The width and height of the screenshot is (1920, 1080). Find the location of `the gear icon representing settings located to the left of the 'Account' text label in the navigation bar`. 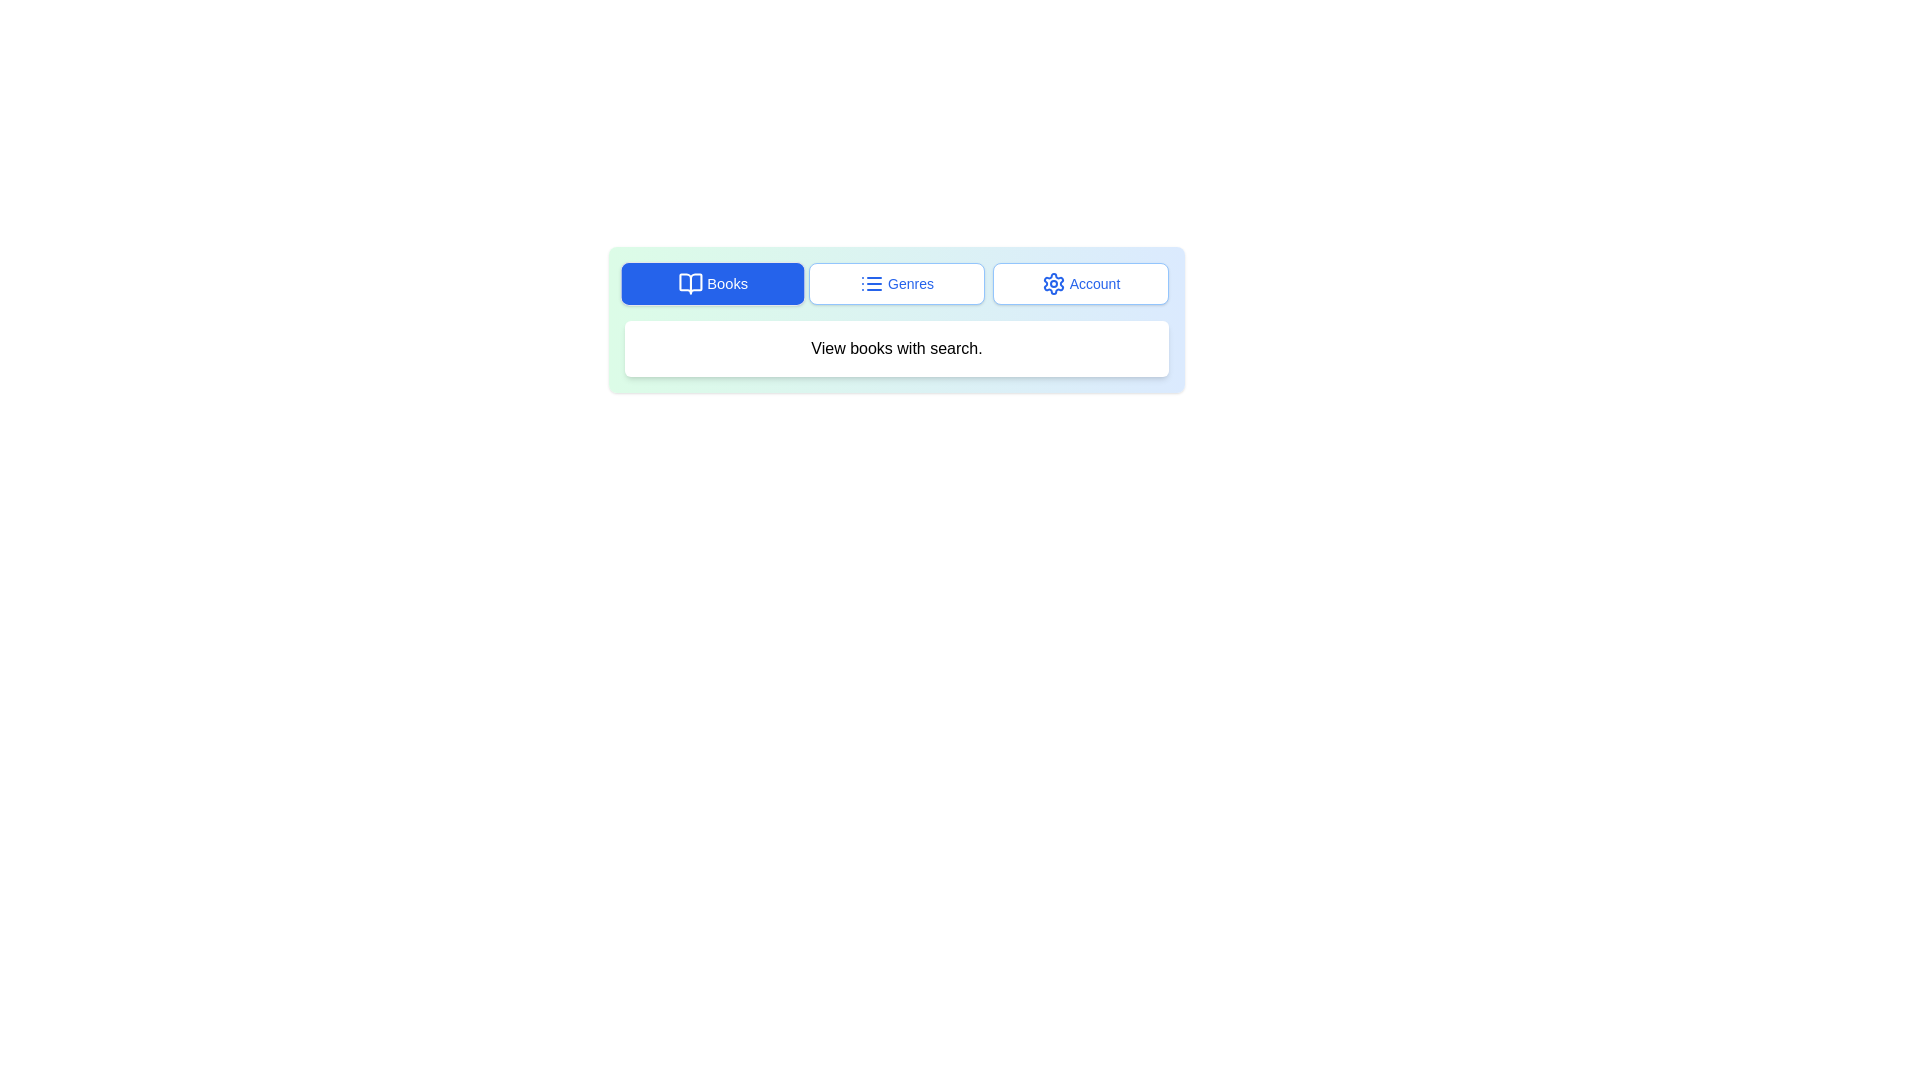

the gear icon representing settings located to the left of the 'Account' text label in the navigation bar is located at coordinates (1052, 284).